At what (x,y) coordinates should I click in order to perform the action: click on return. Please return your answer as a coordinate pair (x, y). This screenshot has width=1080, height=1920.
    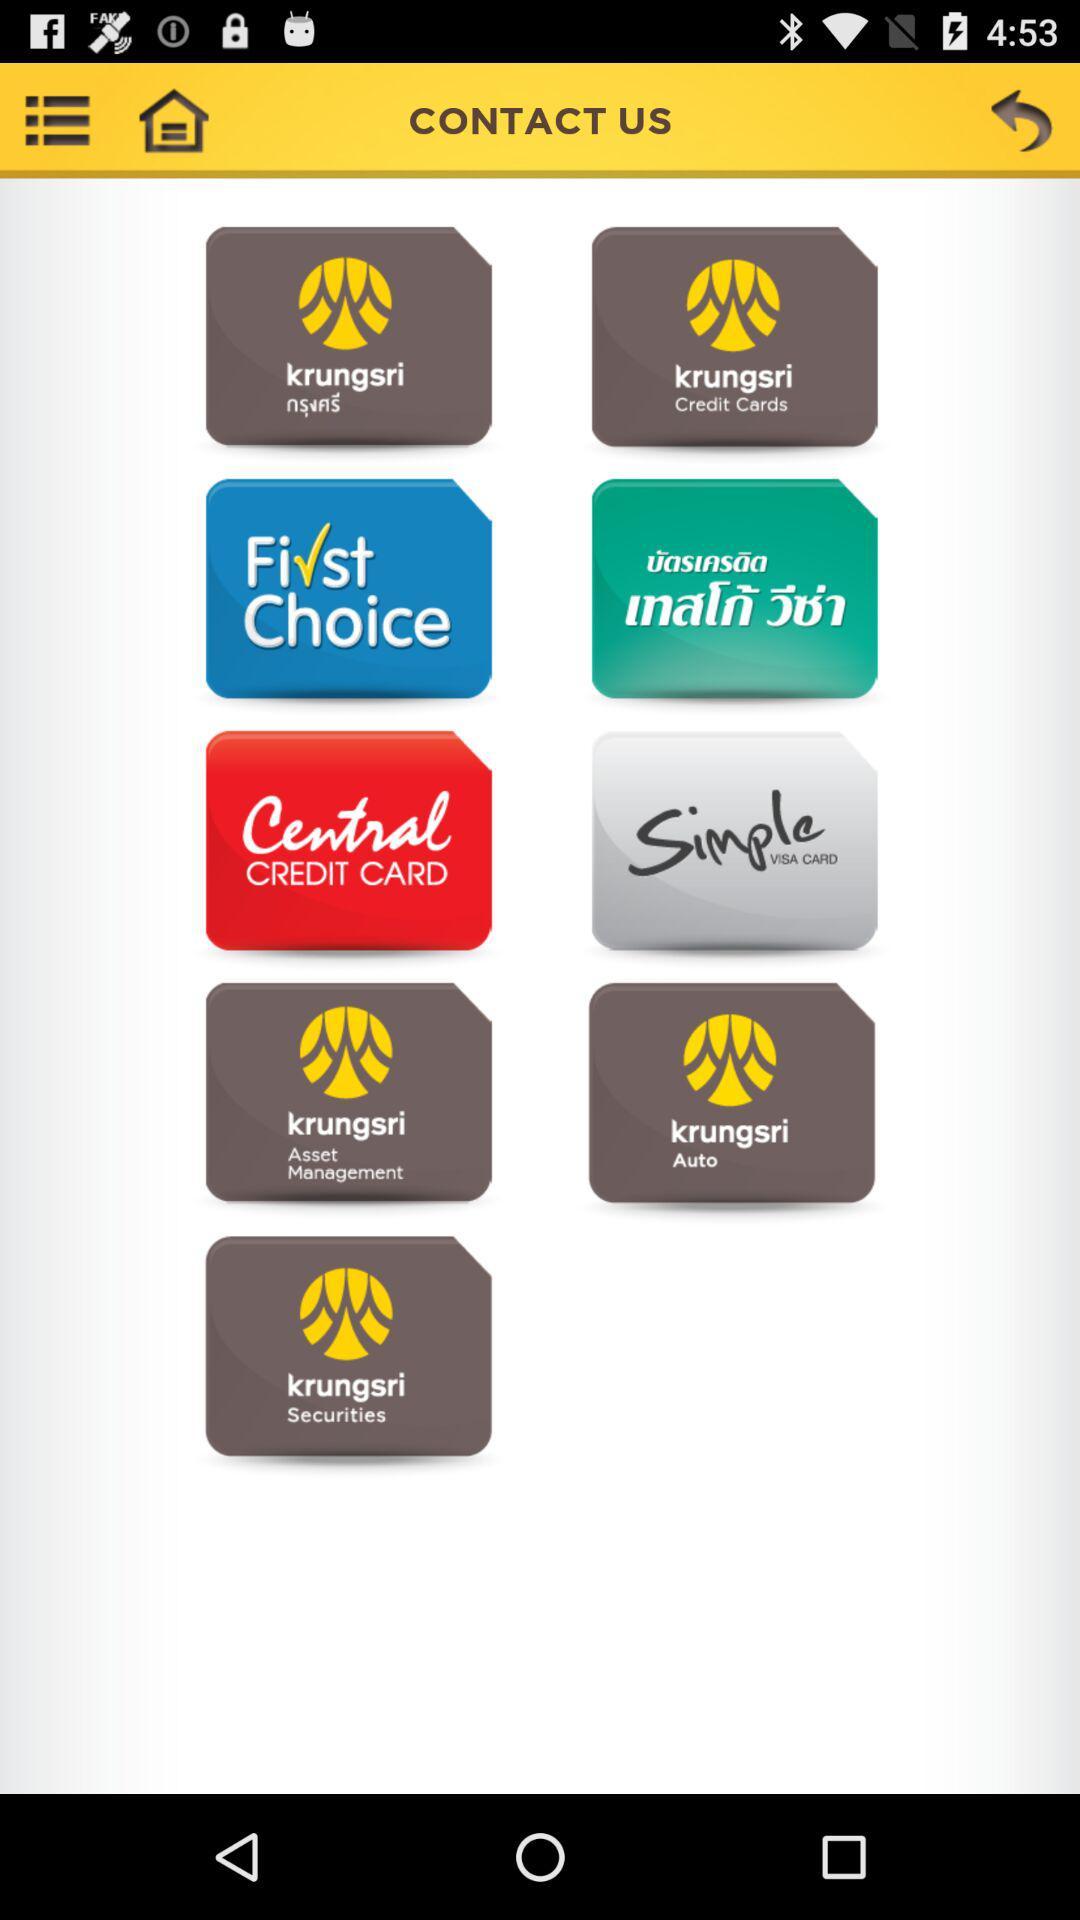
    Looking at the image, I should click on (1022, 119).